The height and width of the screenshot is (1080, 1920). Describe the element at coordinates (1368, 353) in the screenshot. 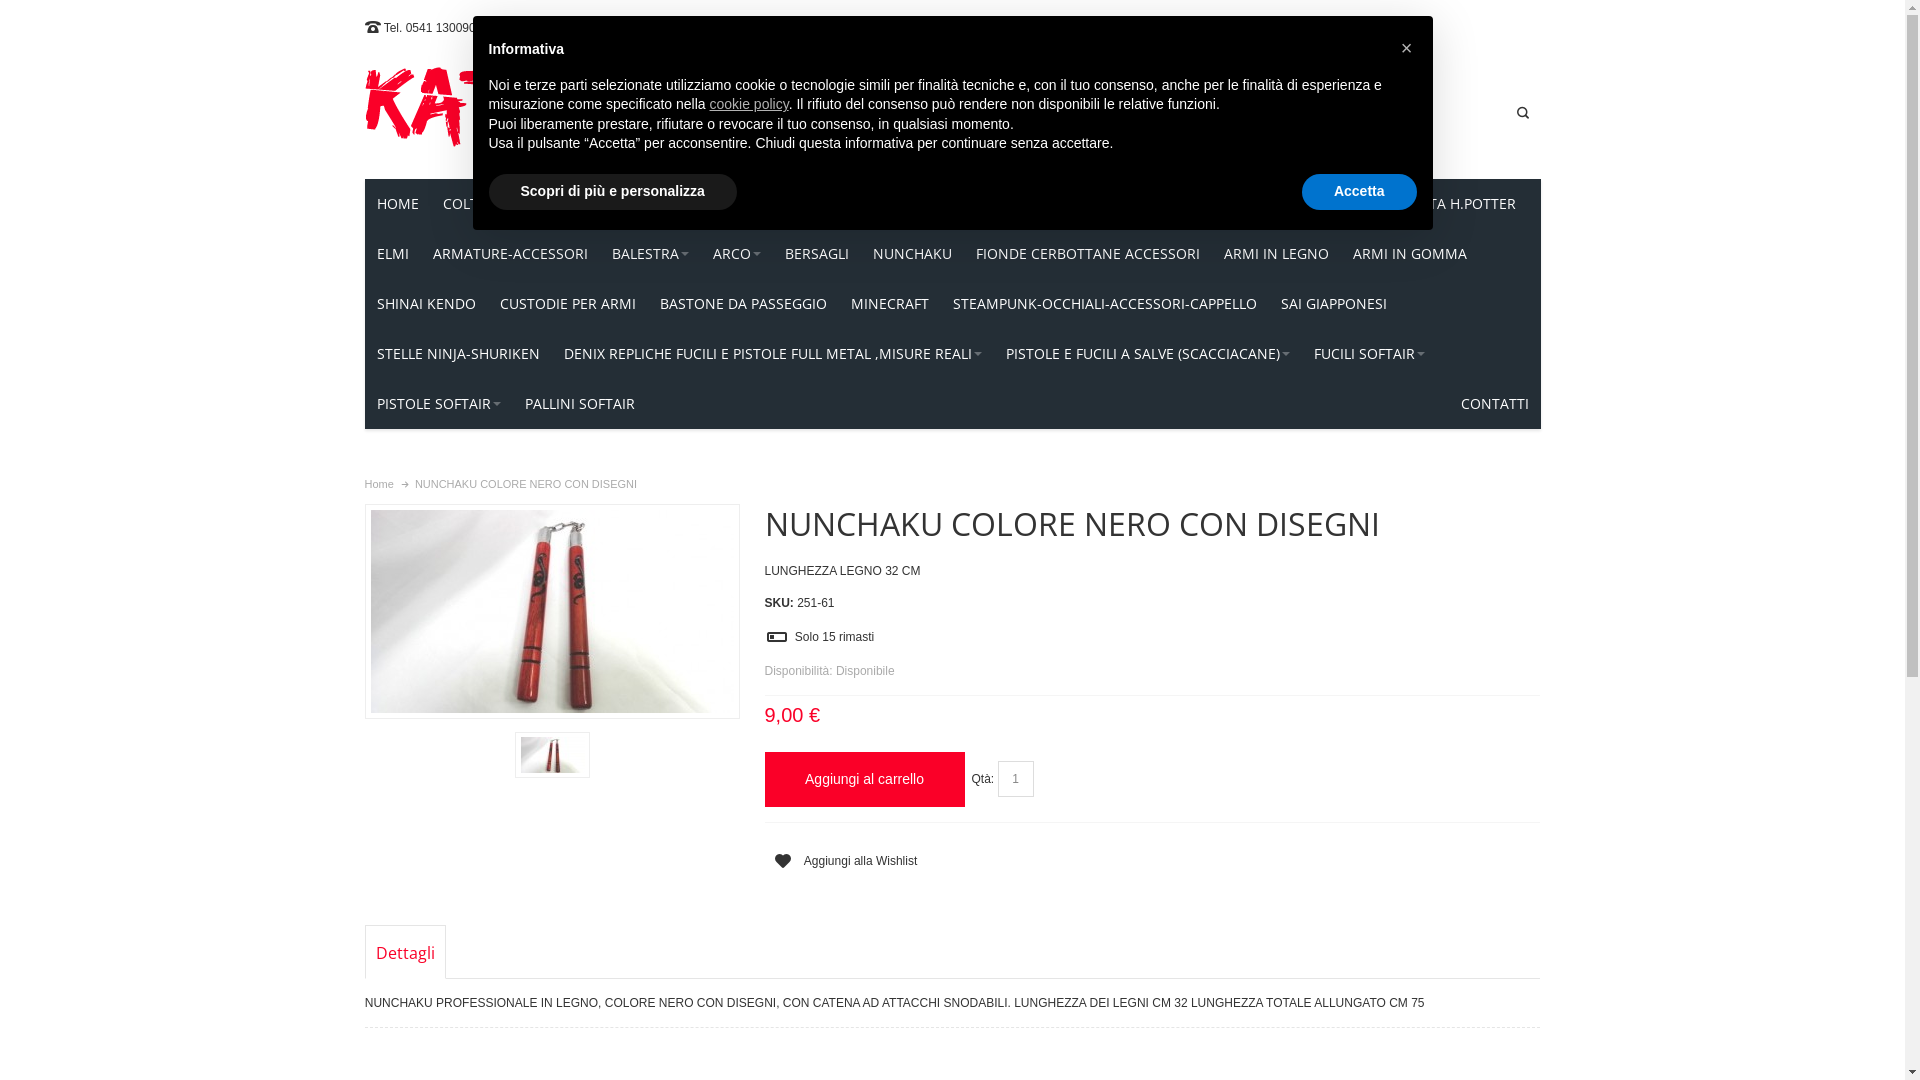

I see `'FUCILI SOFTAIR  '` at that location.